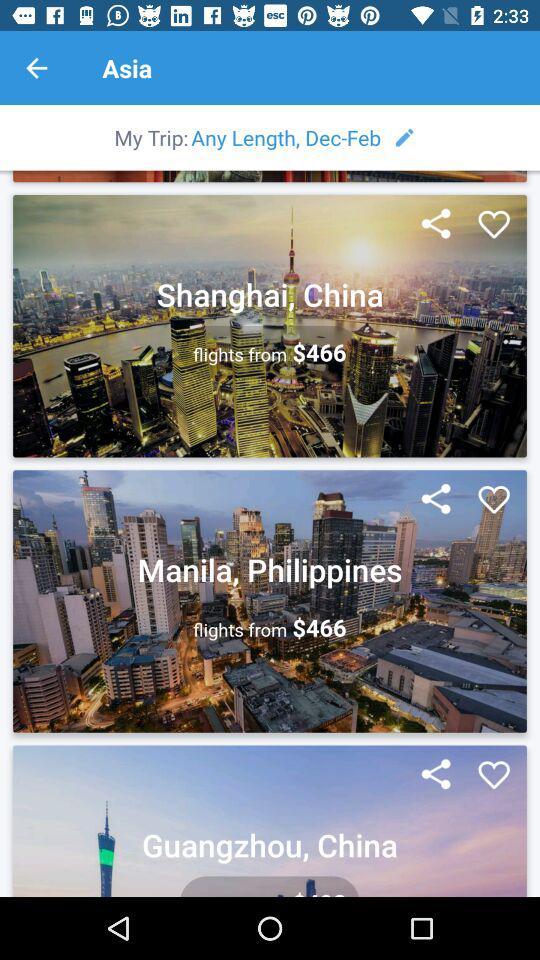 This screenshot has width=540, height=960. What do you see at coordinates (435, 774) in the screenshot?
I see `share the article` at bounding box center [435, 774].